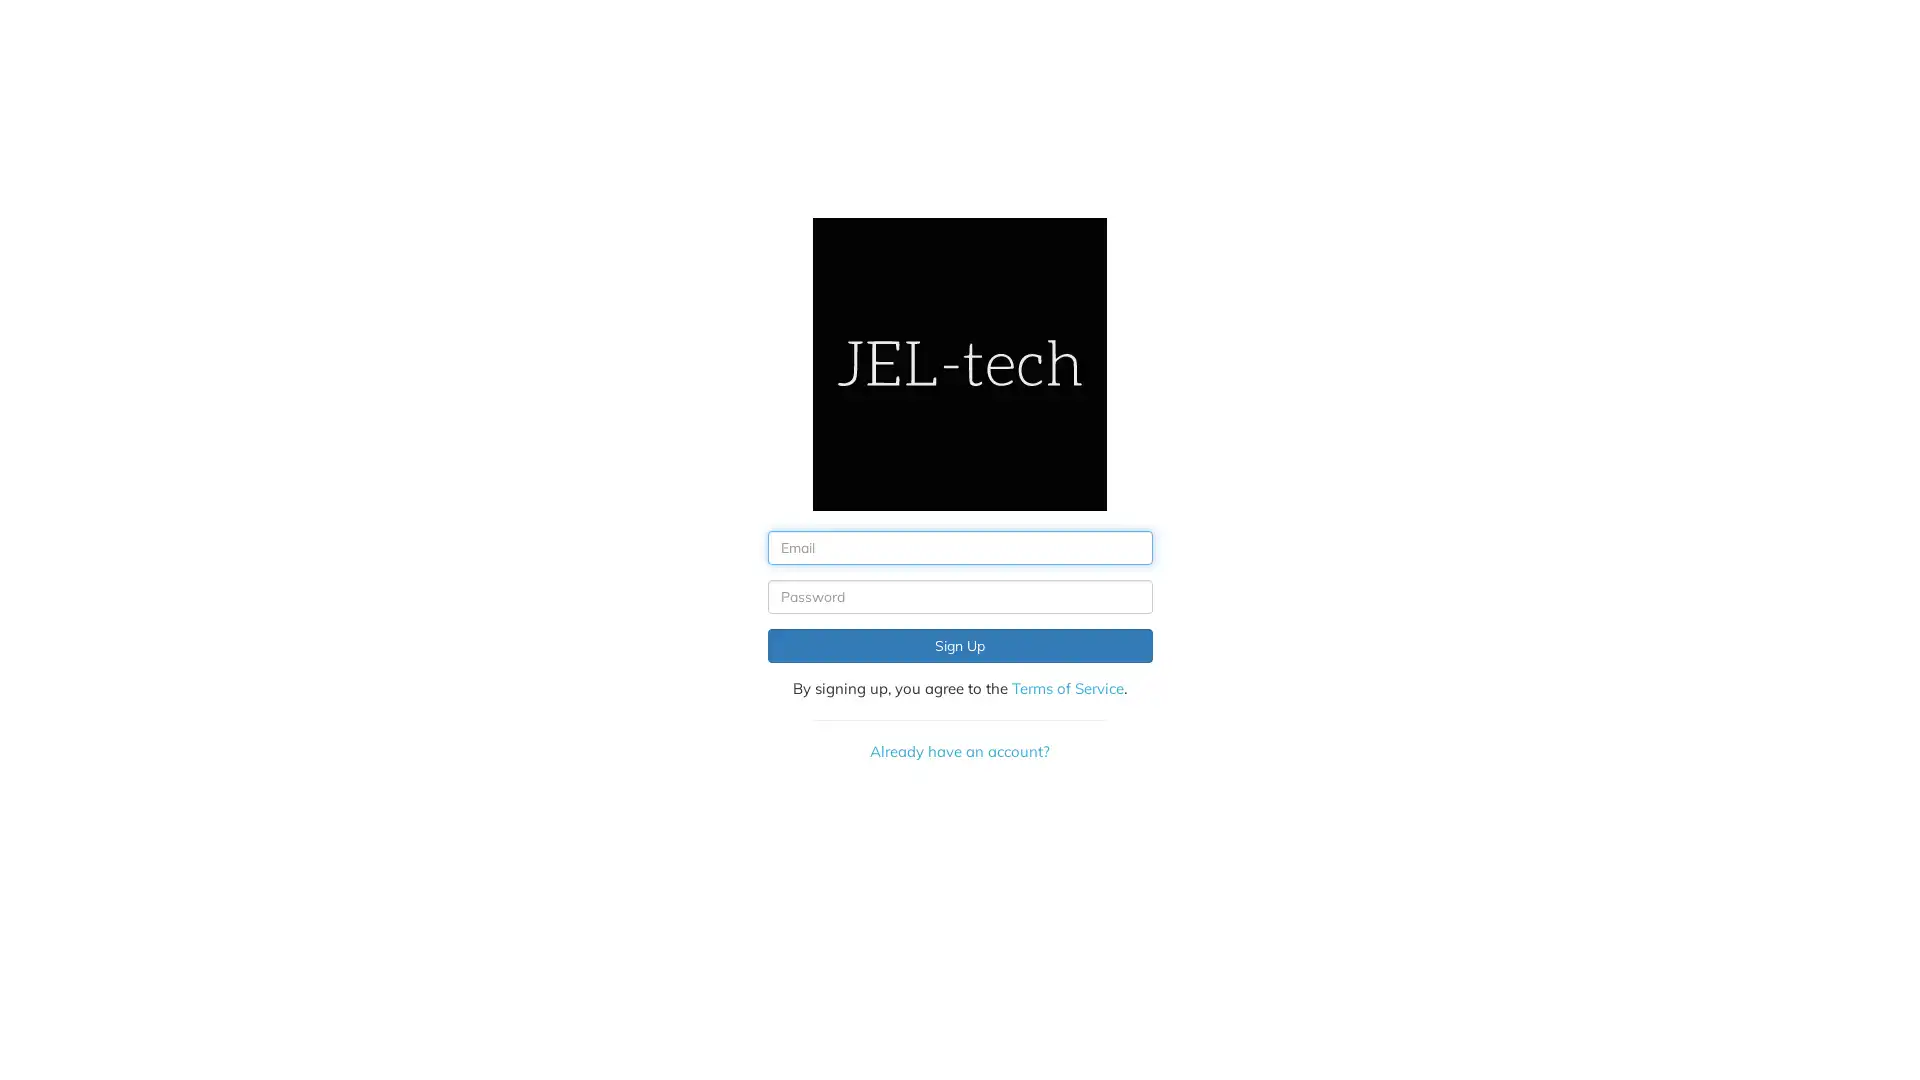 This screenshot has width=1920, height=1080. I want to click on Sign Up, so click(958, 645).